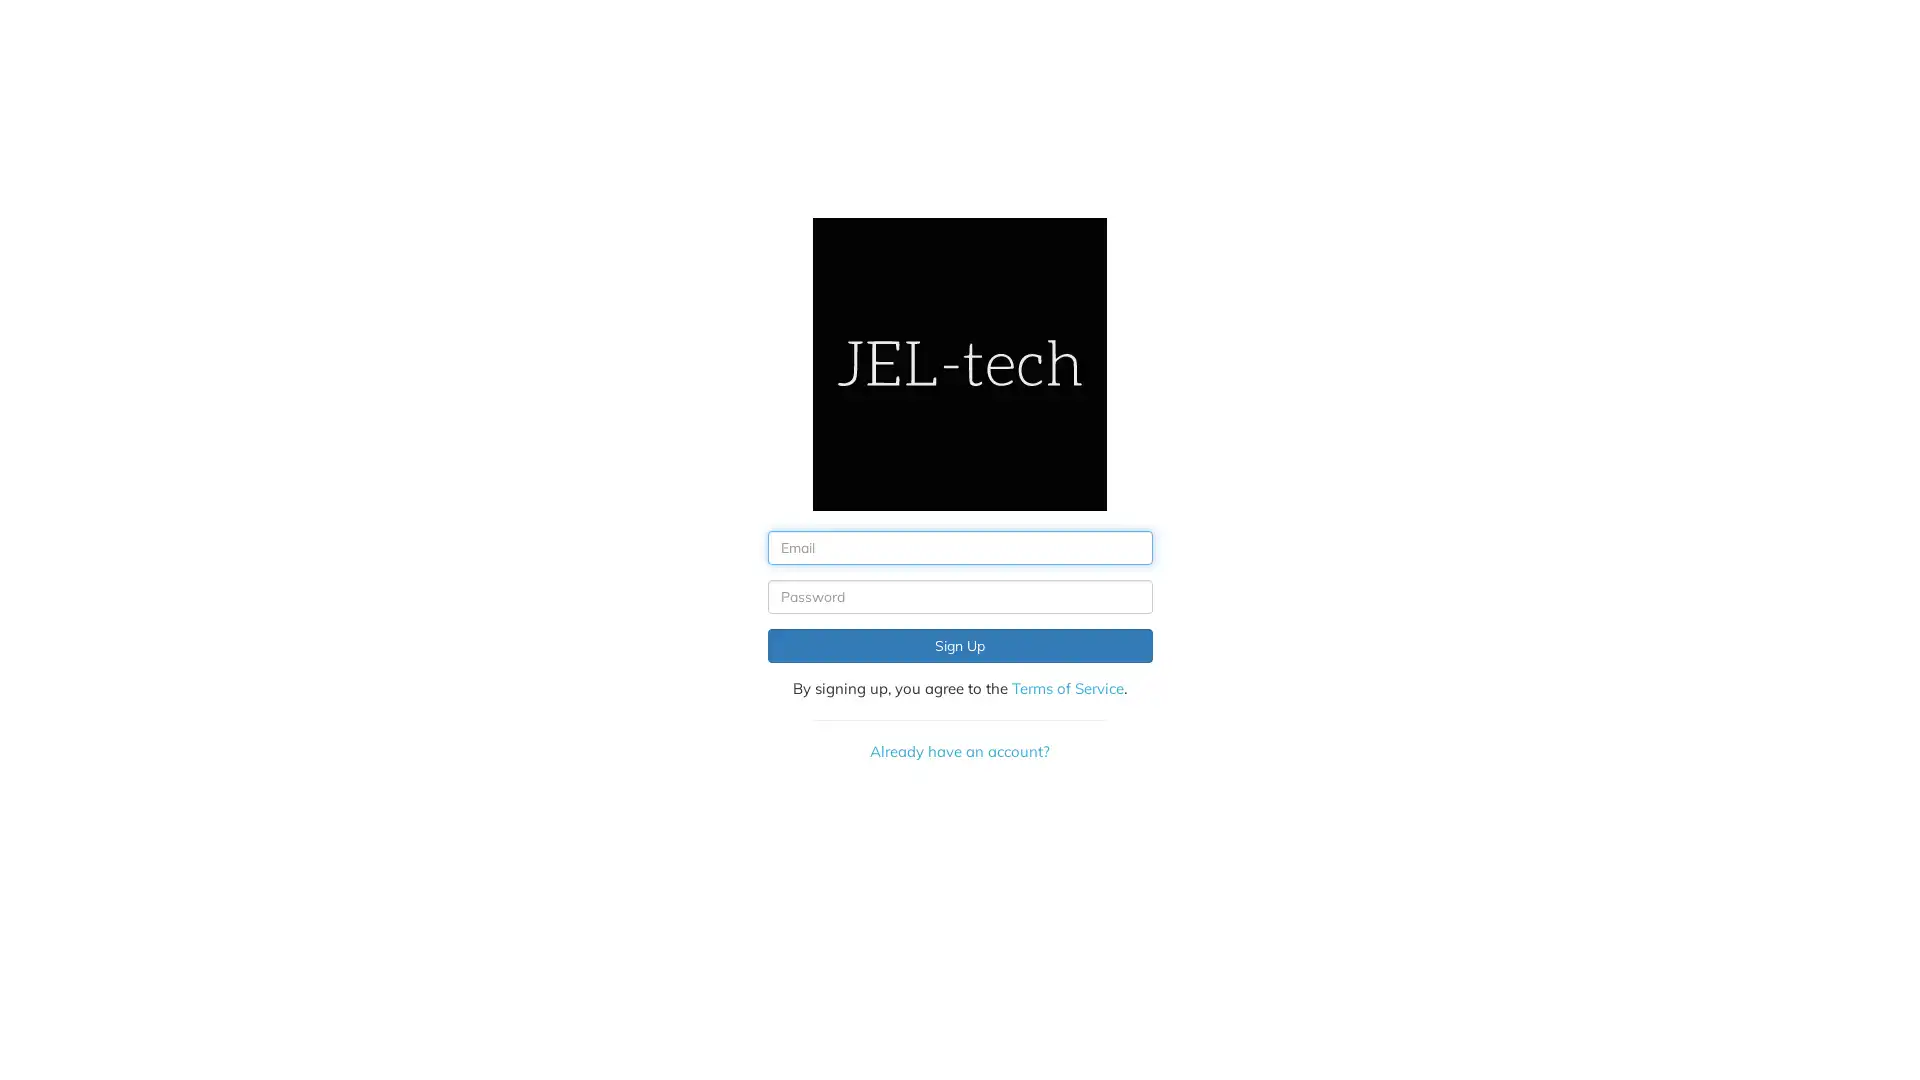 This screenshot has width=1920, height=1080. I want to click on Sign Up, so click(958, 645).